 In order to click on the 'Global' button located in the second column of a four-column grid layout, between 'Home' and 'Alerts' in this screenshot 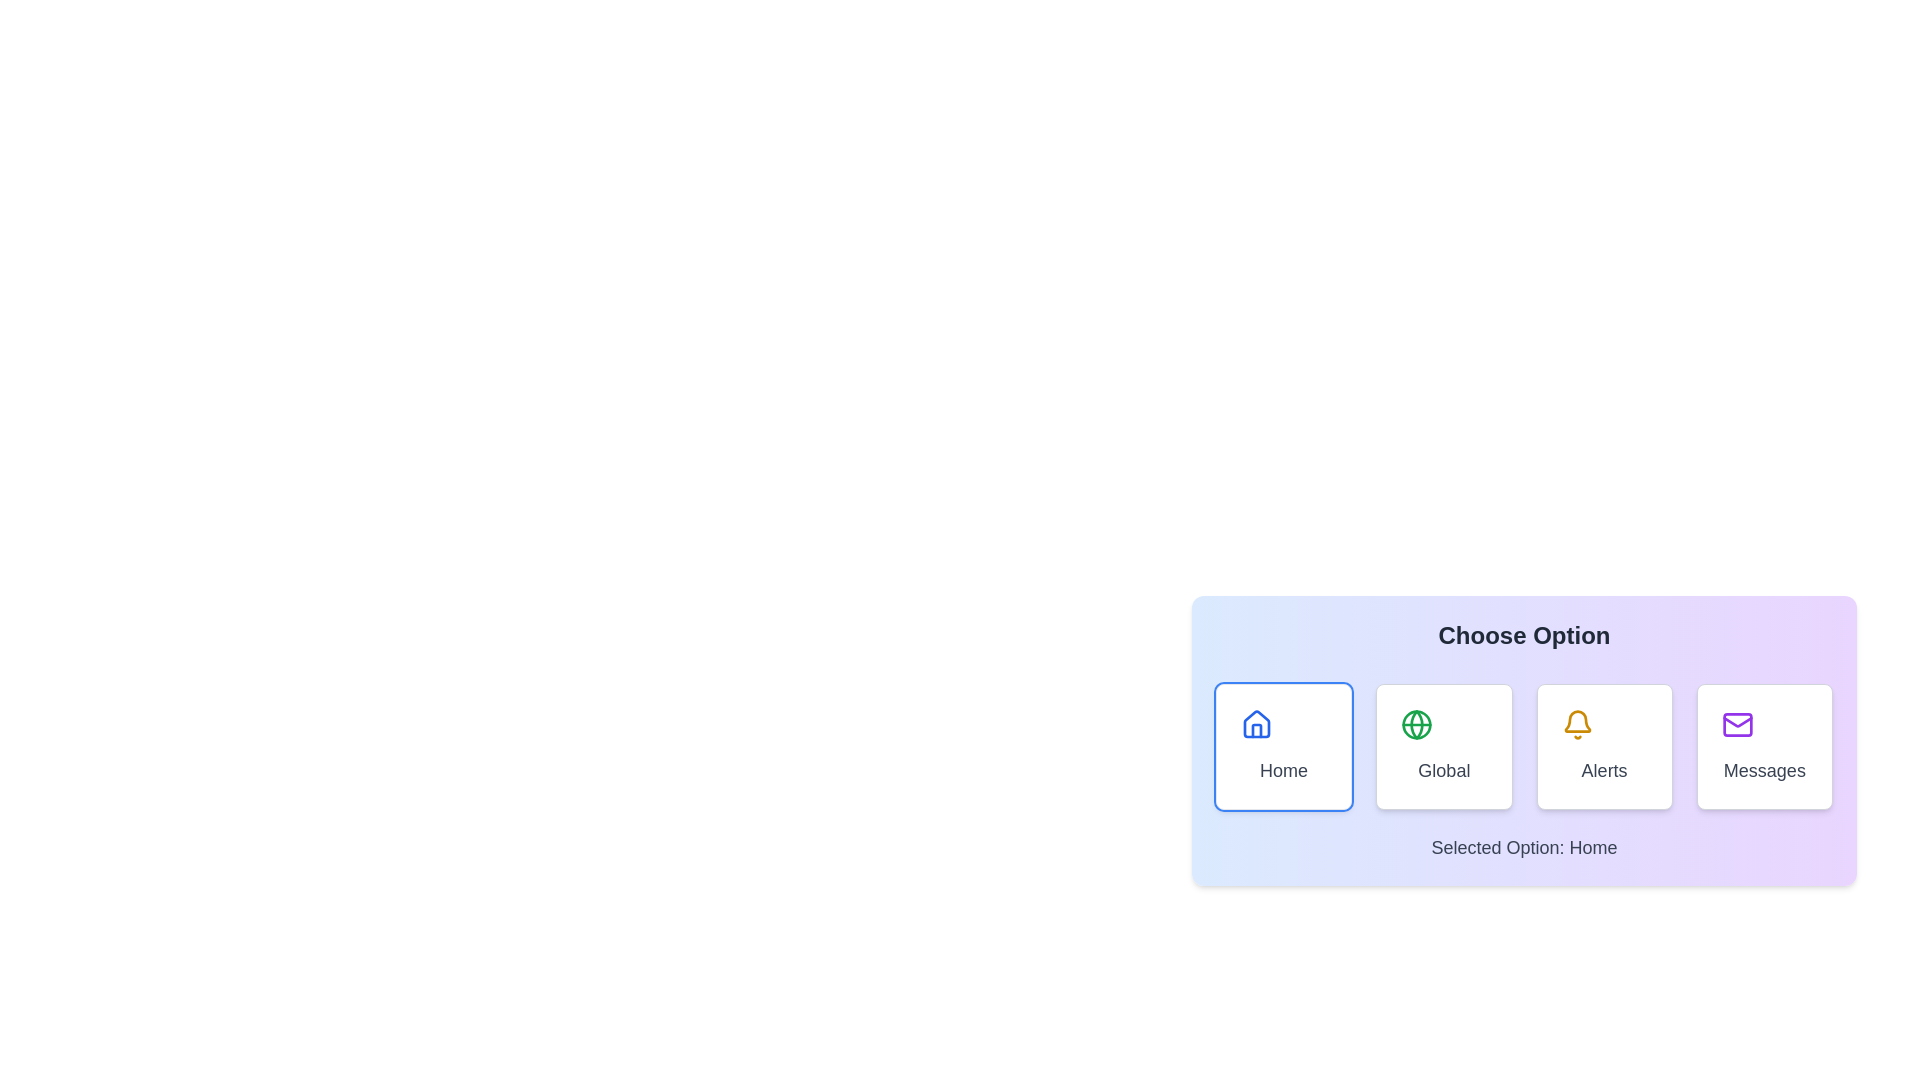, I will do `click(1444, 747)`.